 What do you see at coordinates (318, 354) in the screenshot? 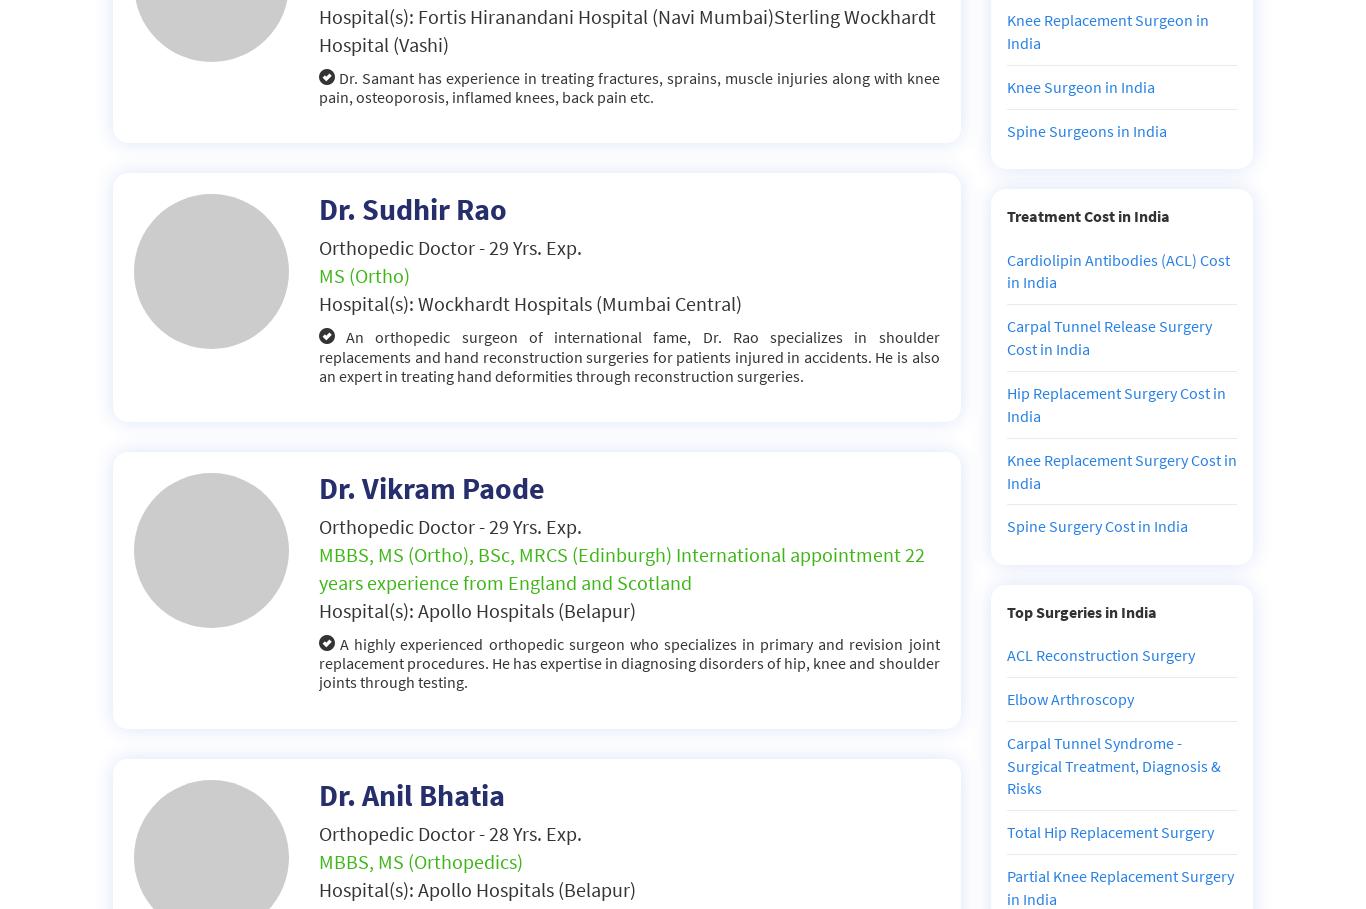
I see `'An orthopedic surgeon of international fame, Dr. Rao specializes in shoulder replacements and hand reconstruction surgeries for patients injured in accidents. He is also an expert in treating hand deformities through reconstruction surgeries.'` at bounding box center [318, 354].